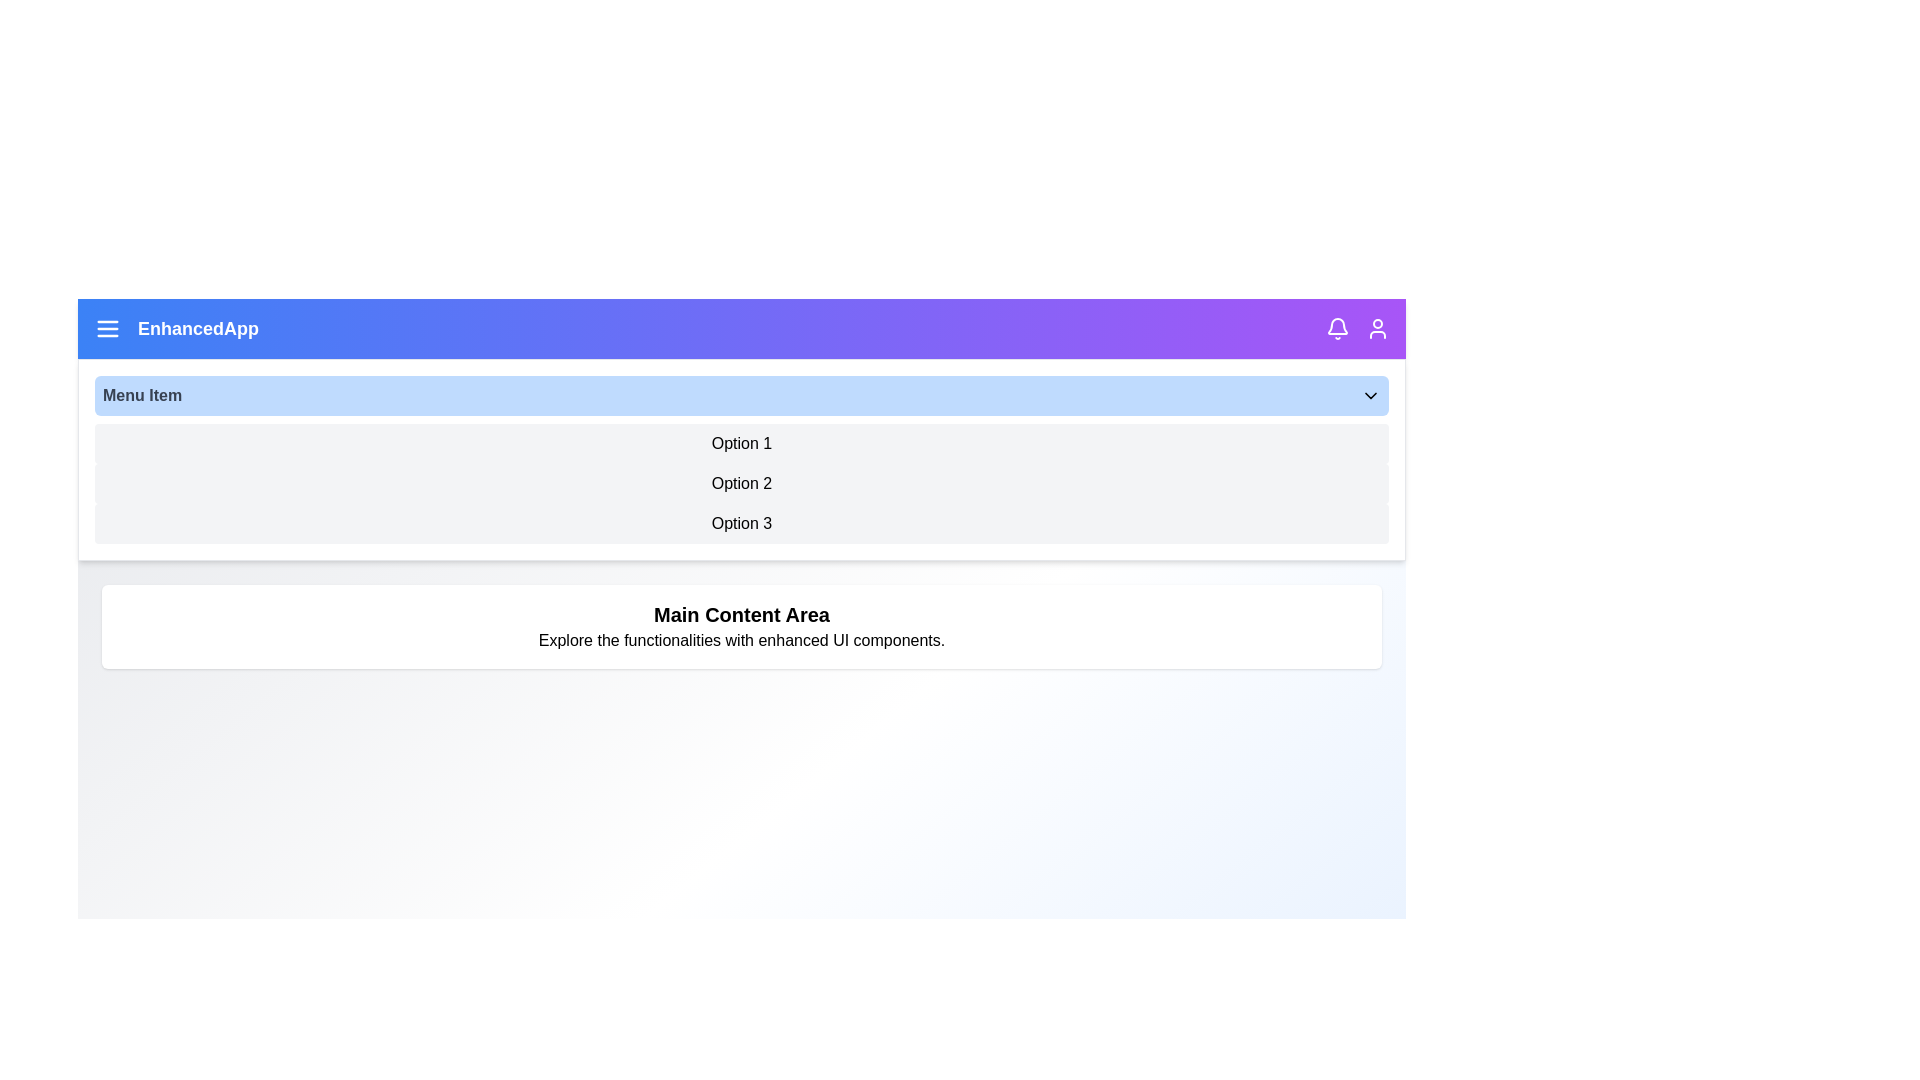 This screenshot has width=1920, height=1080. I want to click on the main content area text, so click(741, 626).